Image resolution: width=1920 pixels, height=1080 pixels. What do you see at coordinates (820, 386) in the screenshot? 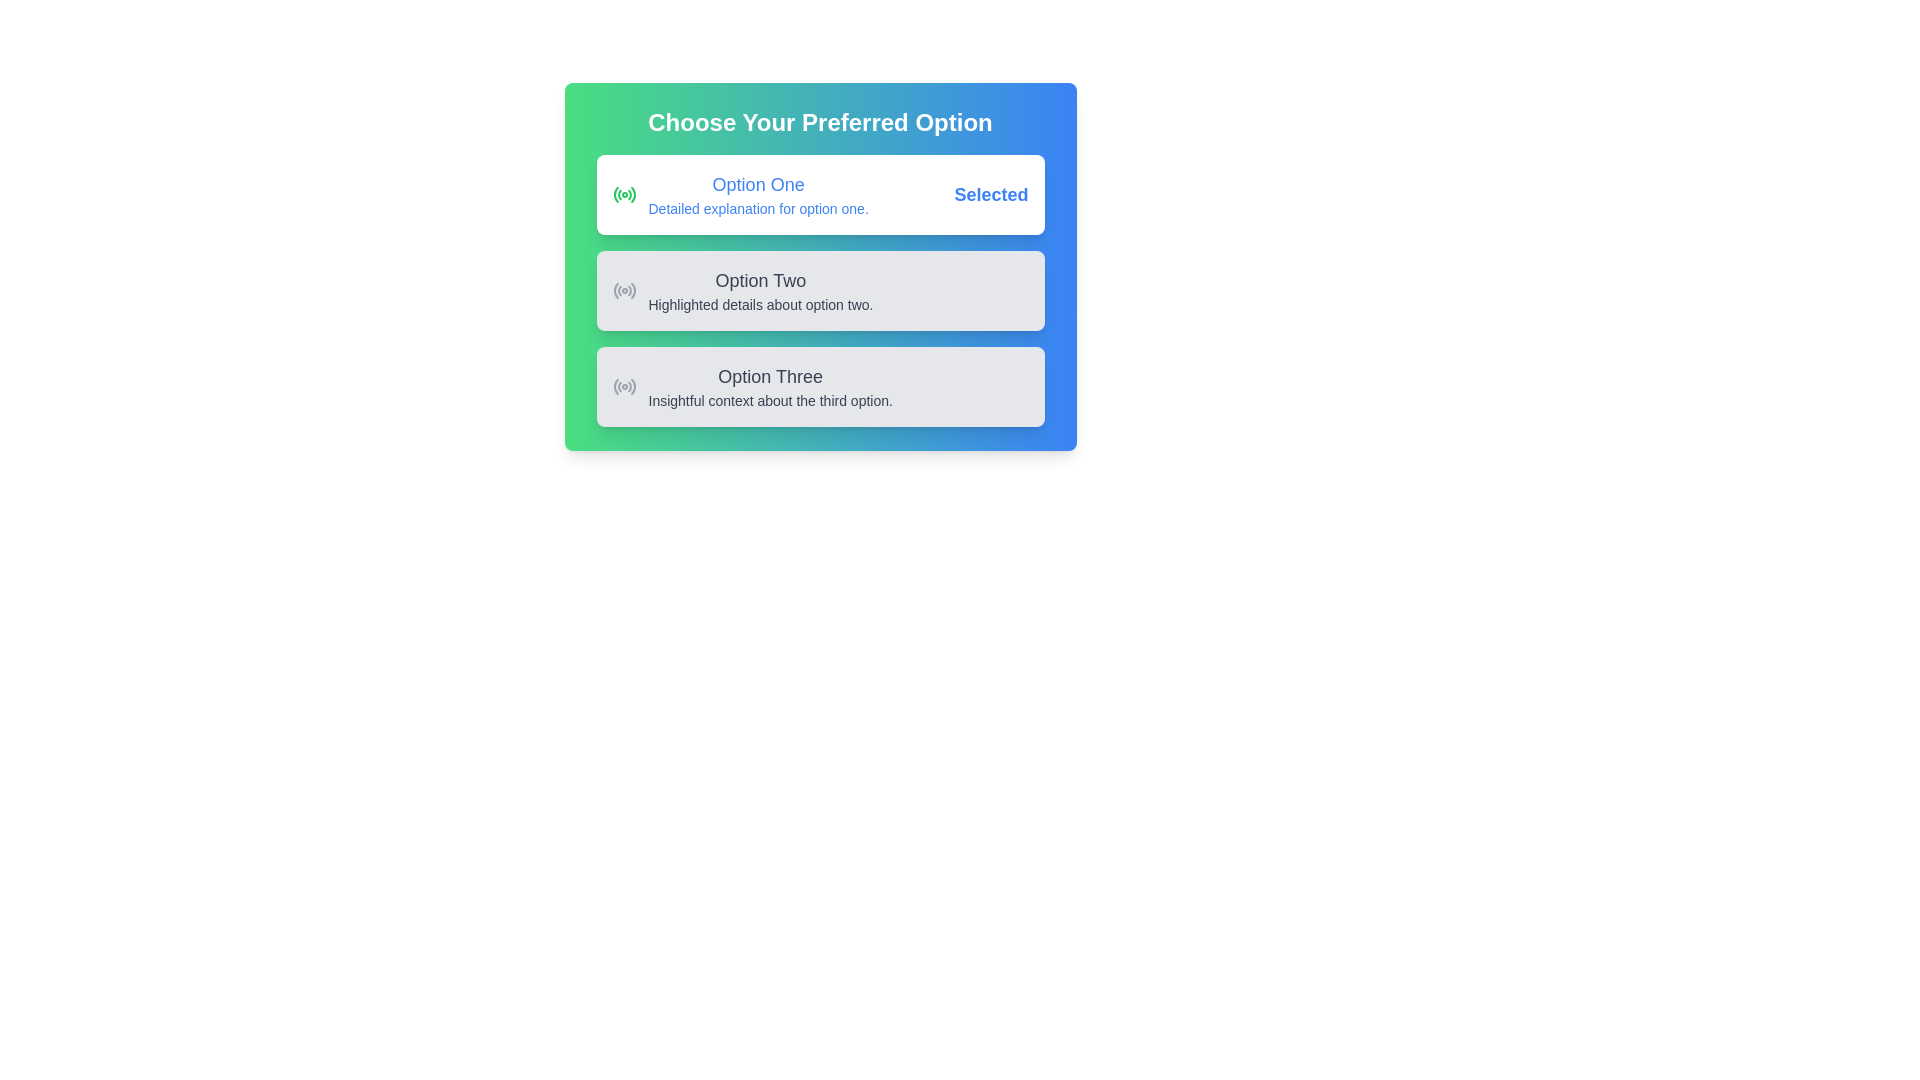
I see `the third option in a vertical list of selectable options, which provides descriptive information and is located below 'Option Two'` at bounding box center [820, 386].